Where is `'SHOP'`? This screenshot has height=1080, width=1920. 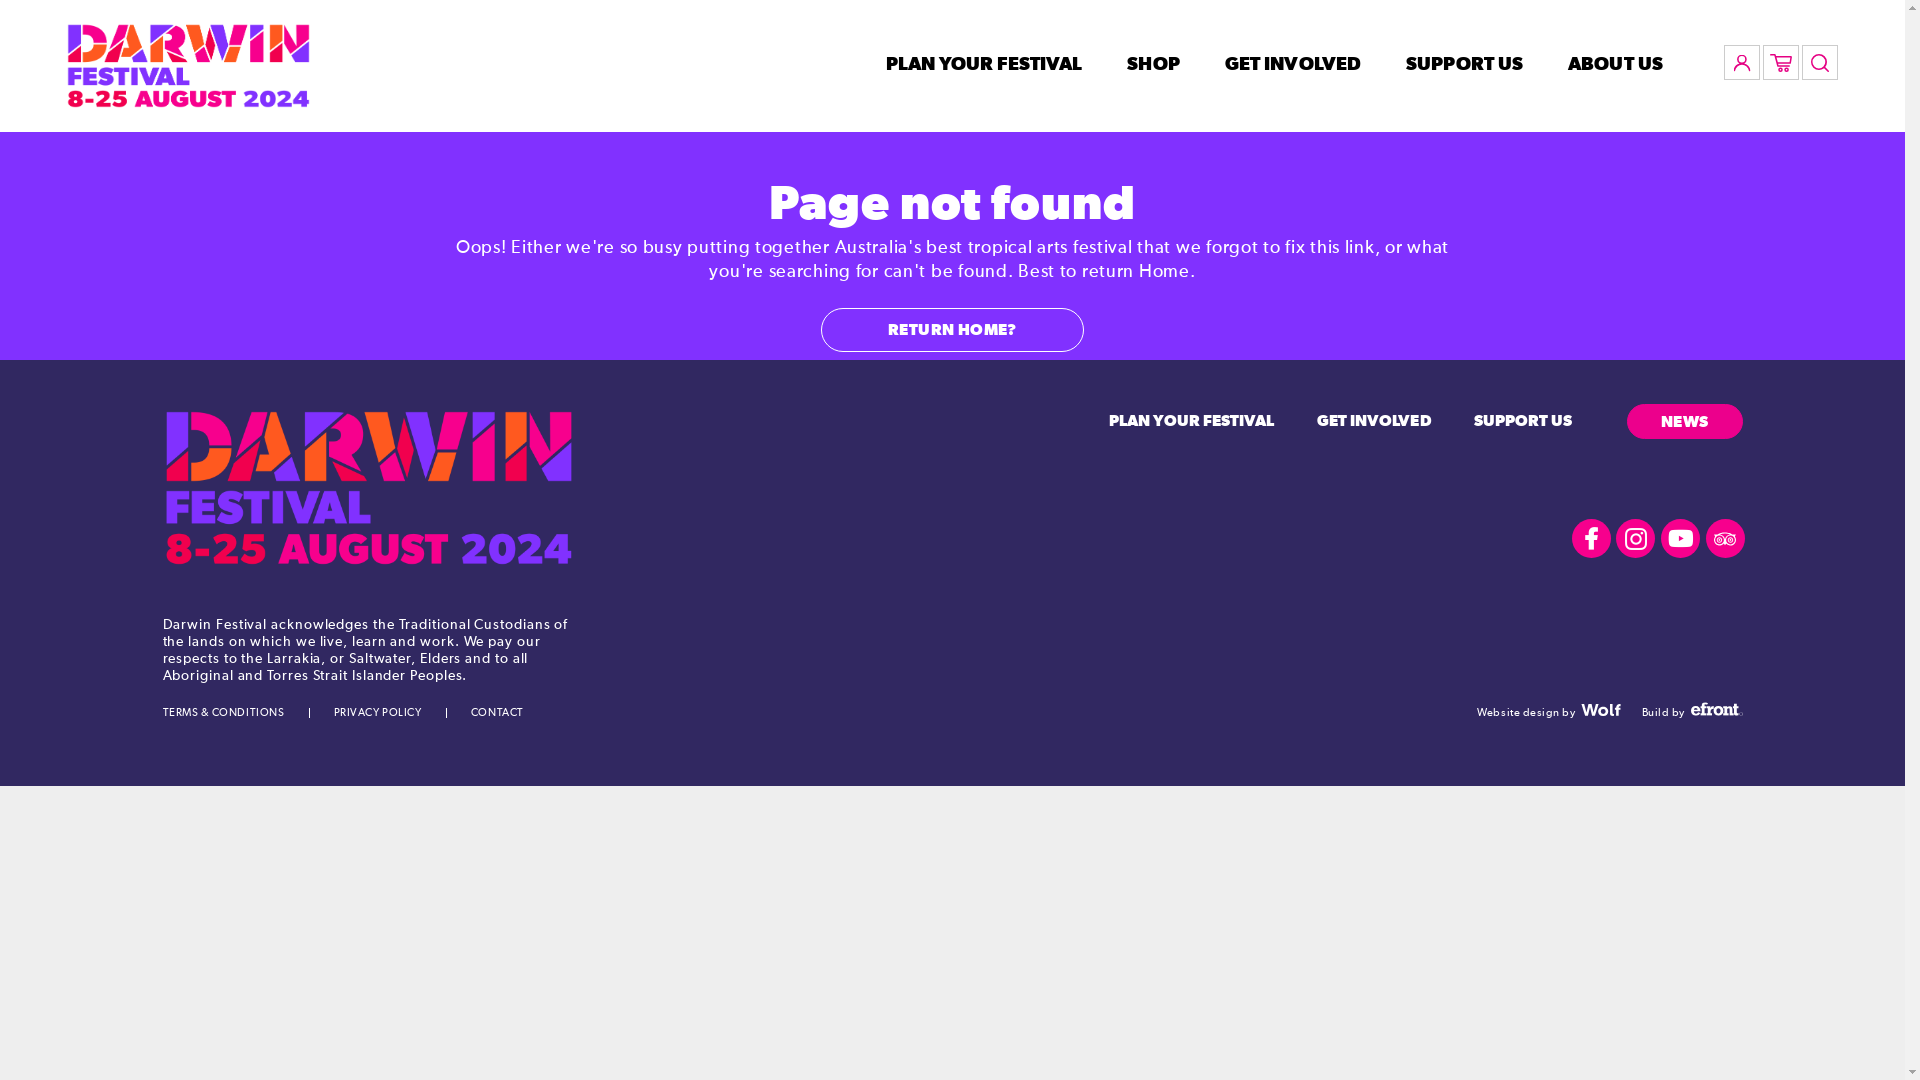 'SHOP' is located at coordinates (1116, 62).